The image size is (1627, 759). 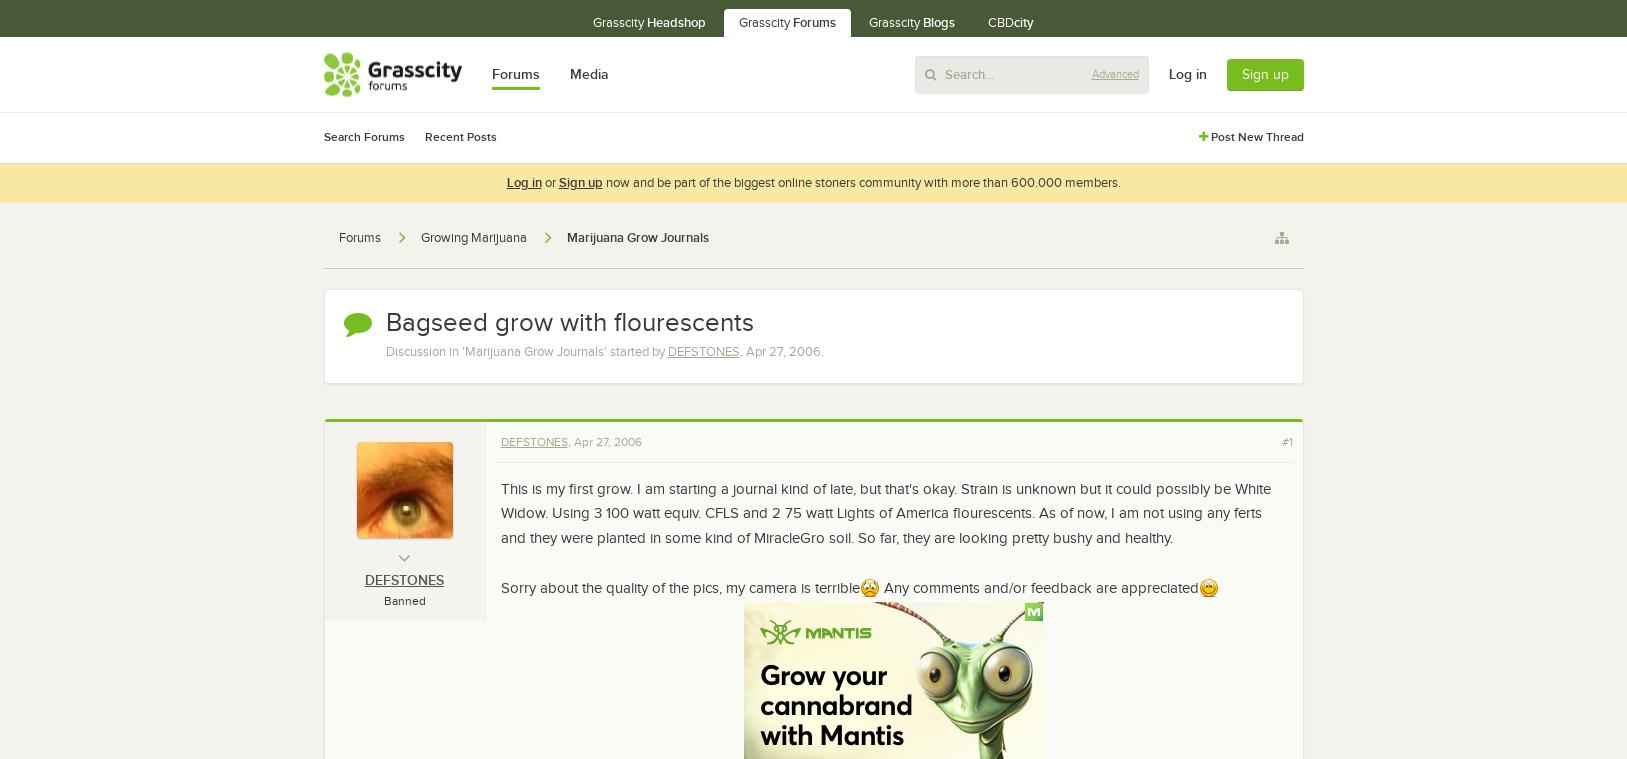 What do you see at coordinates (1438, 114) in the screenshot?
I see `'Password:'` at bounding box center [1438, 114].